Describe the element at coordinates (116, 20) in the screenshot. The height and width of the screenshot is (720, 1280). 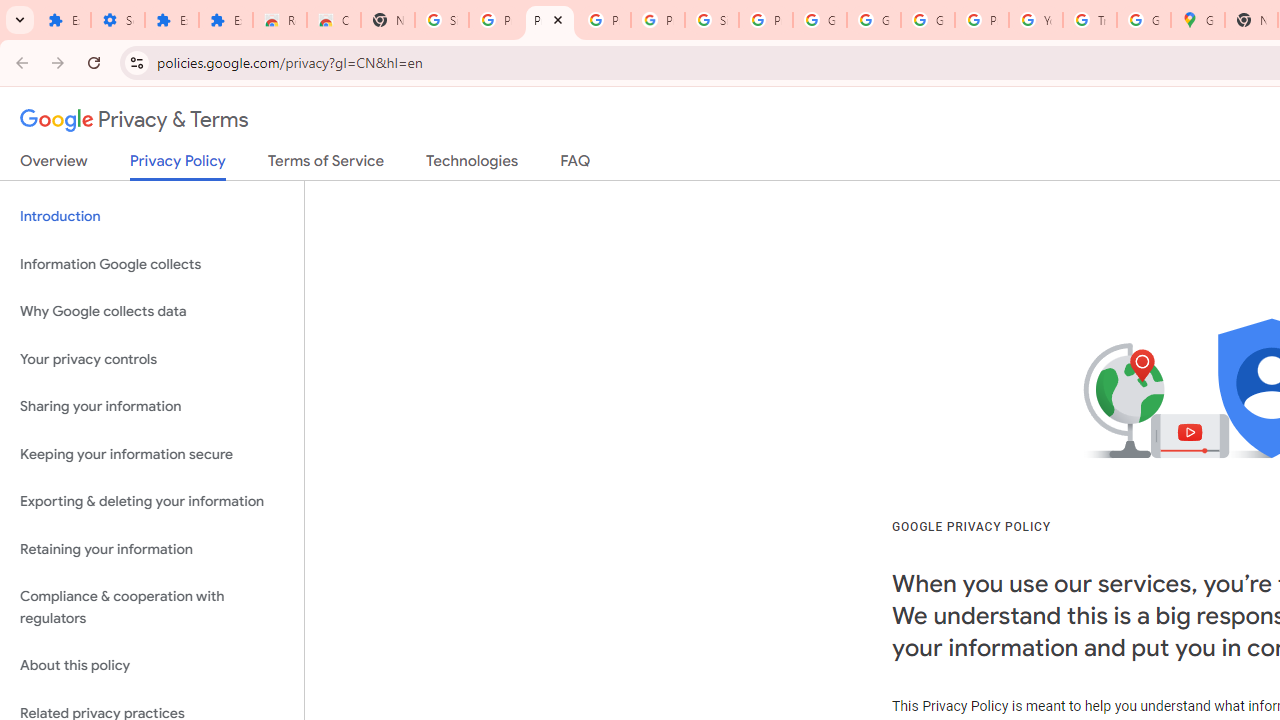
I see `'Settings'` at that location.